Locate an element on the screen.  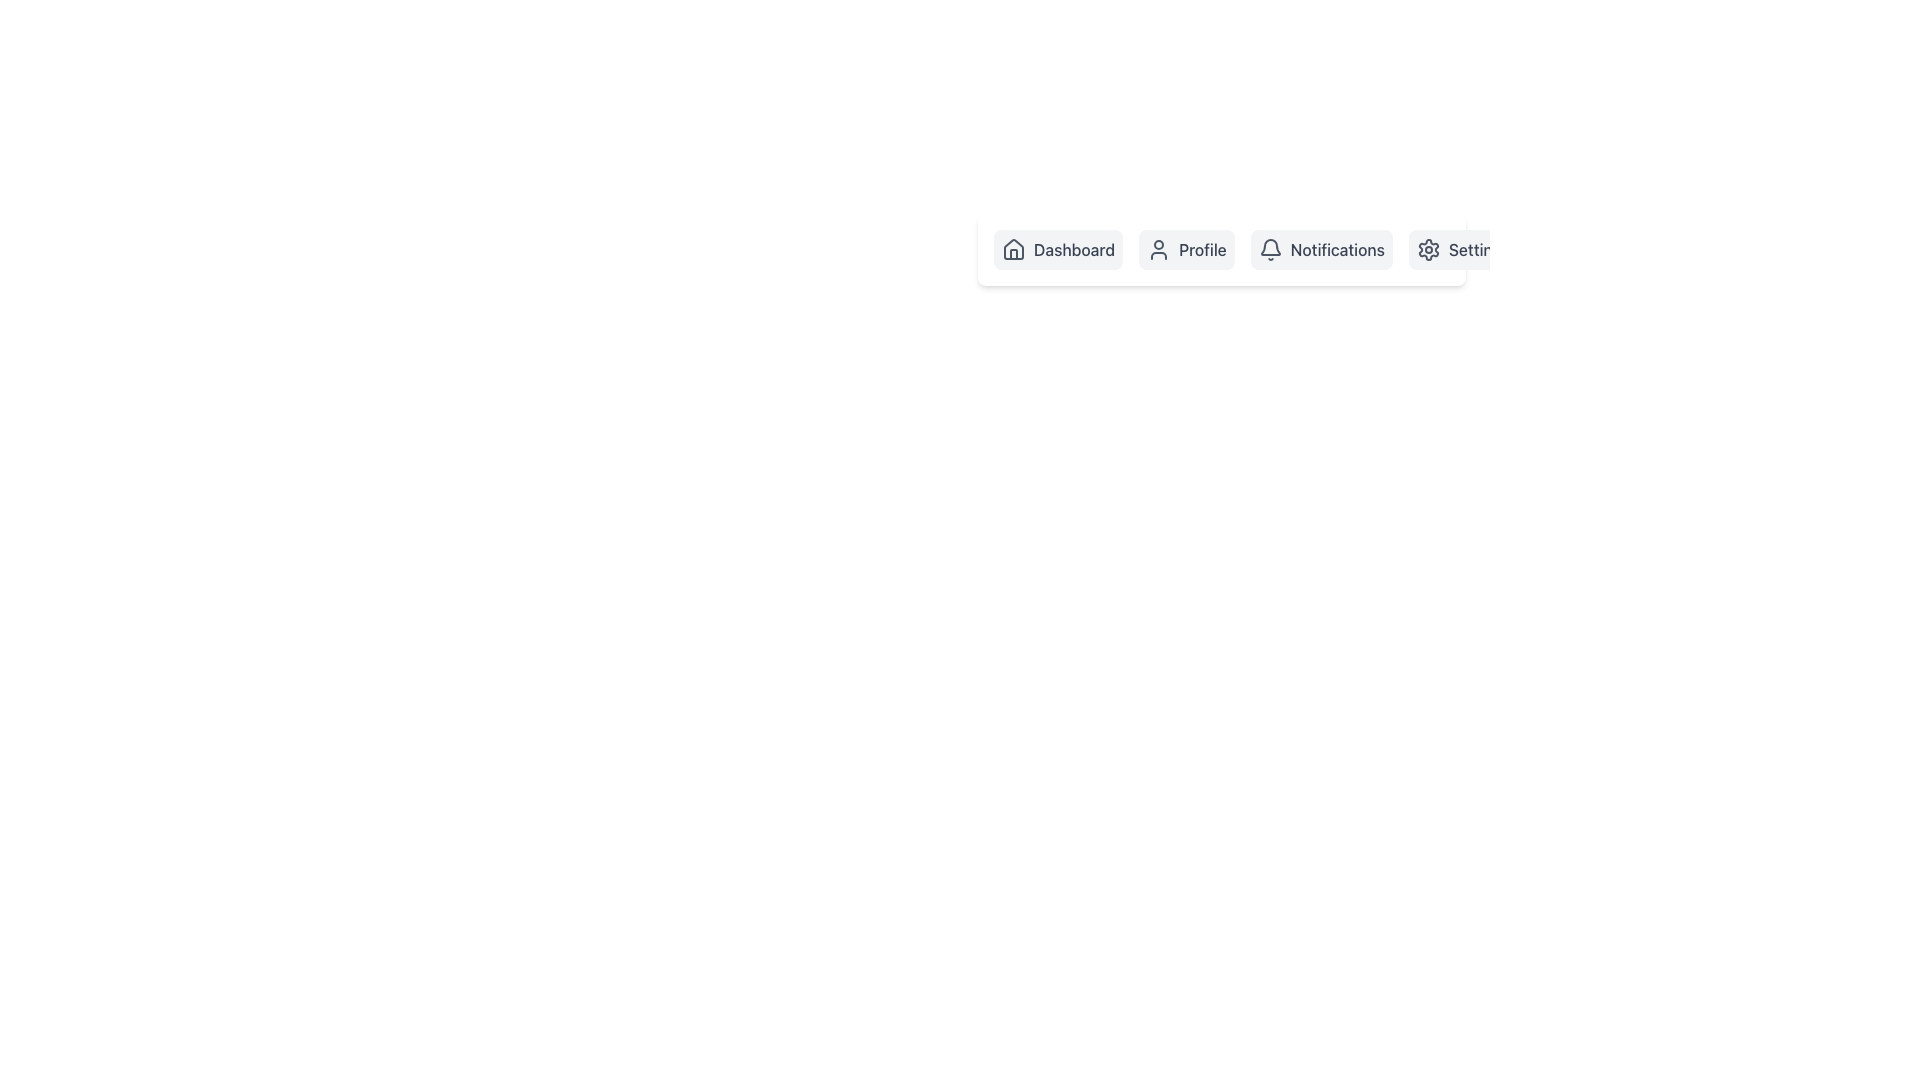
the 'Notifications' text label in the navigation bar is located at coordinates (1337, 249).